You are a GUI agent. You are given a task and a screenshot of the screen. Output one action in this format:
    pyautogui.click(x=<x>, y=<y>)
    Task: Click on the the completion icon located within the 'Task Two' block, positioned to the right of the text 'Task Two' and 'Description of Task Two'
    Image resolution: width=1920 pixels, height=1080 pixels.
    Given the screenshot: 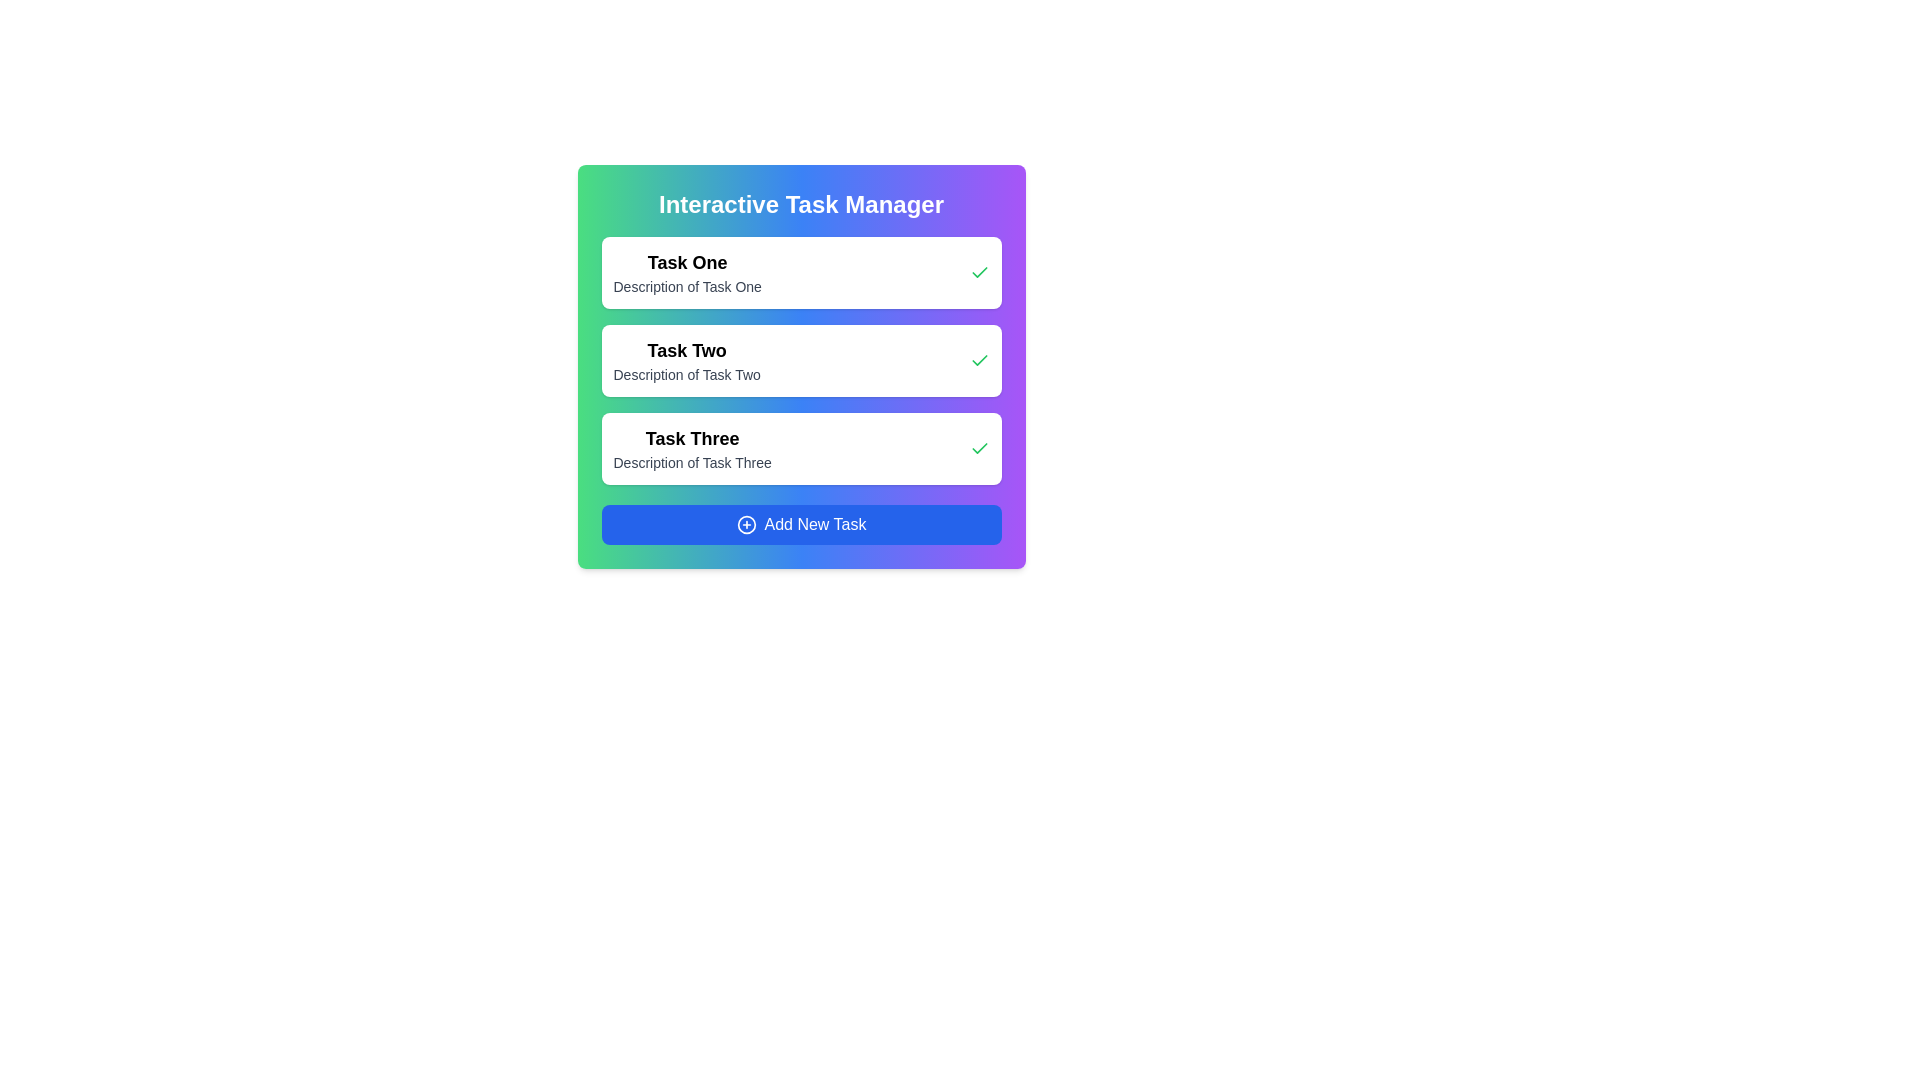 What is the action you would take?
    pyautogui.click(x=979, y=361)
    